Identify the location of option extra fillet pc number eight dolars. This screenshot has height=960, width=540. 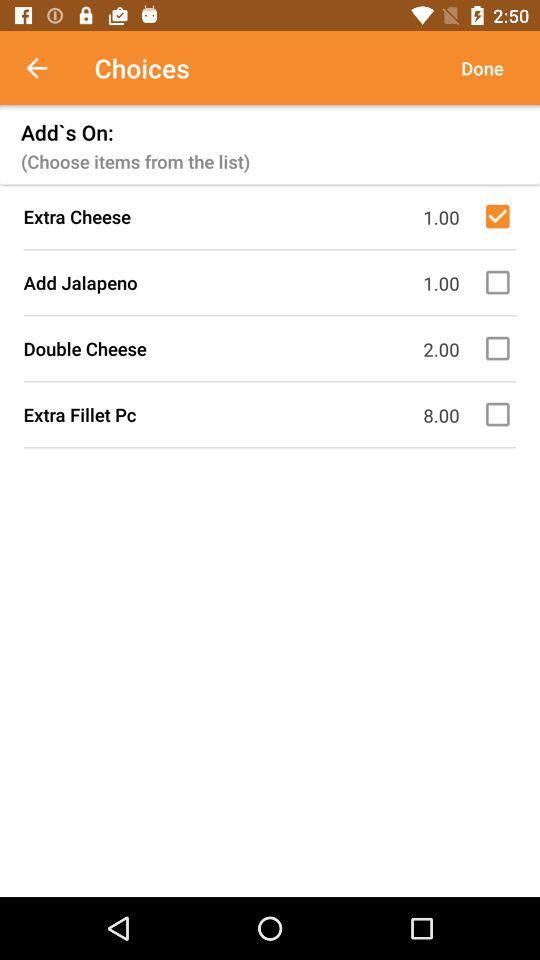
(500, 413).